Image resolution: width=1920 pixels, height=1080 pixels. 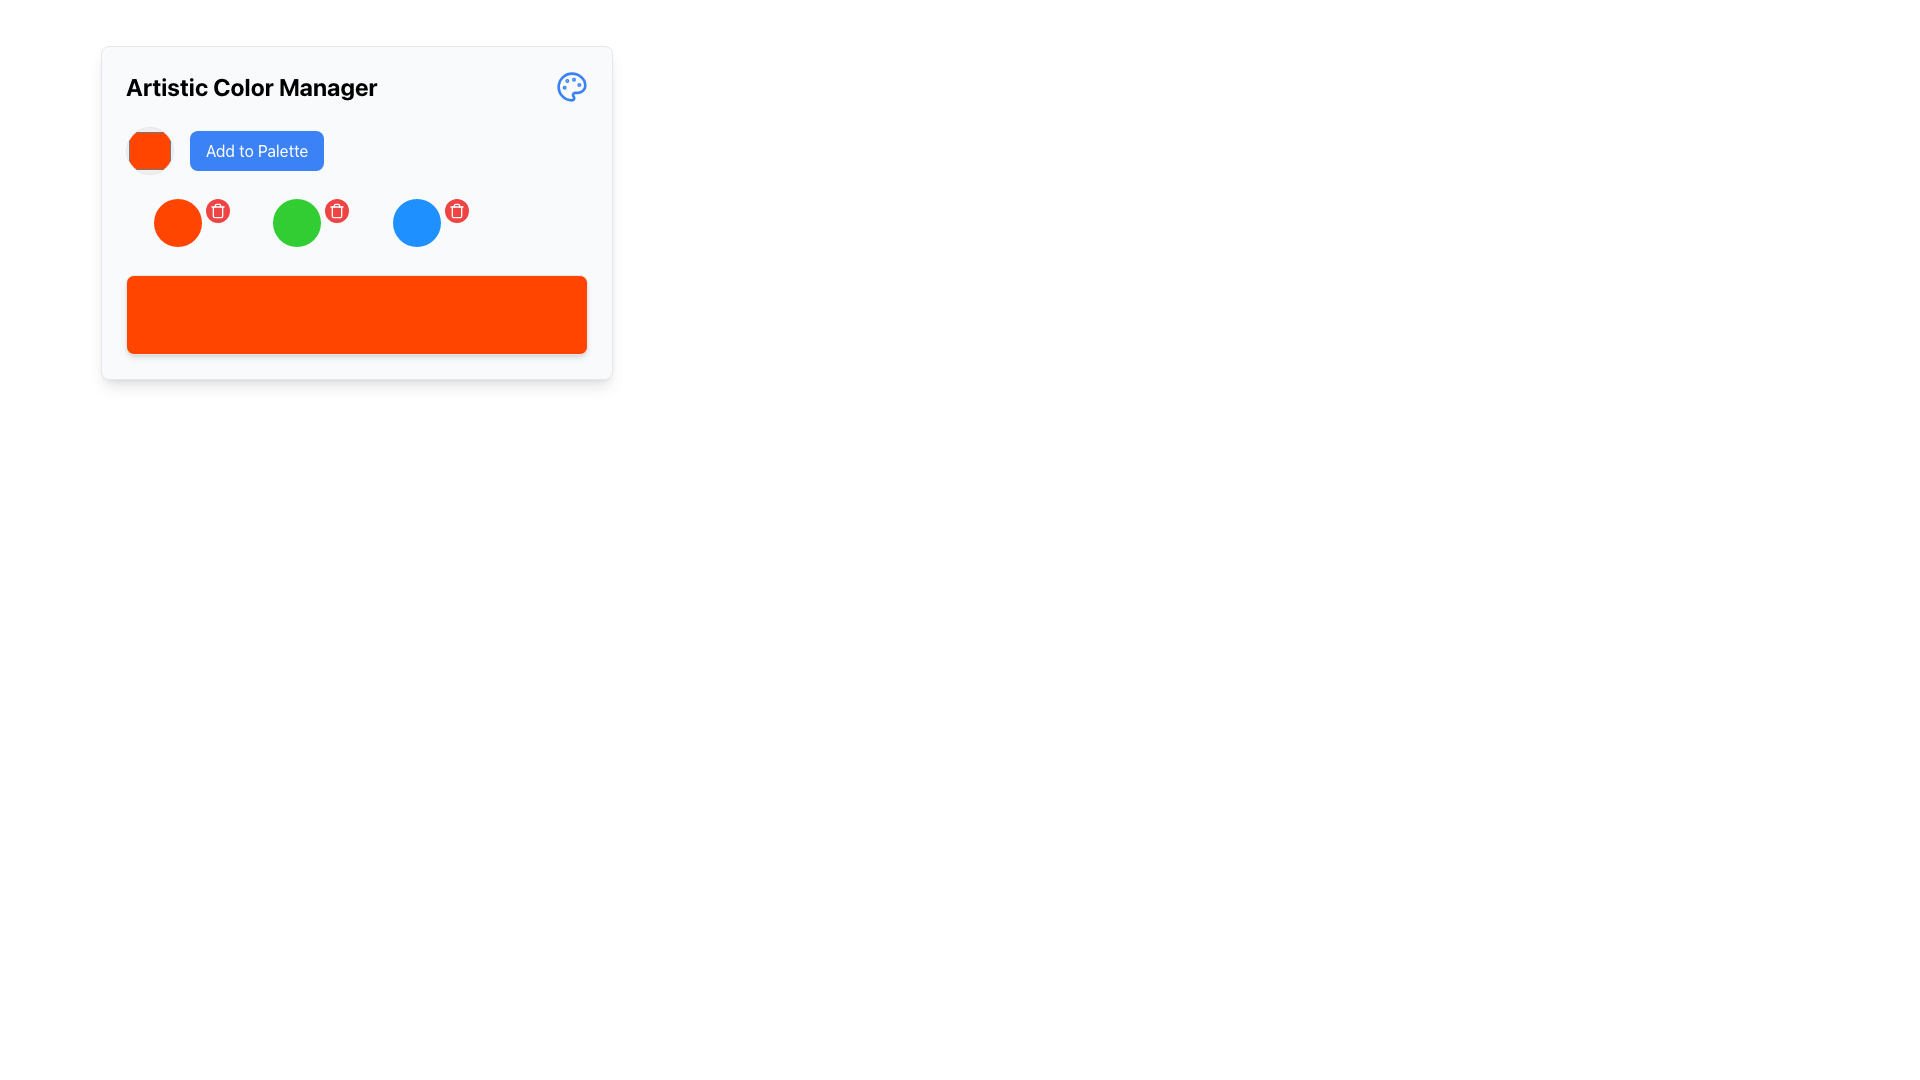 What do you see at coordinates (177, 224) in the screenshot?
I see `the circular Interactive Color Selector with a bright red background` at bounding box center [177, 224].